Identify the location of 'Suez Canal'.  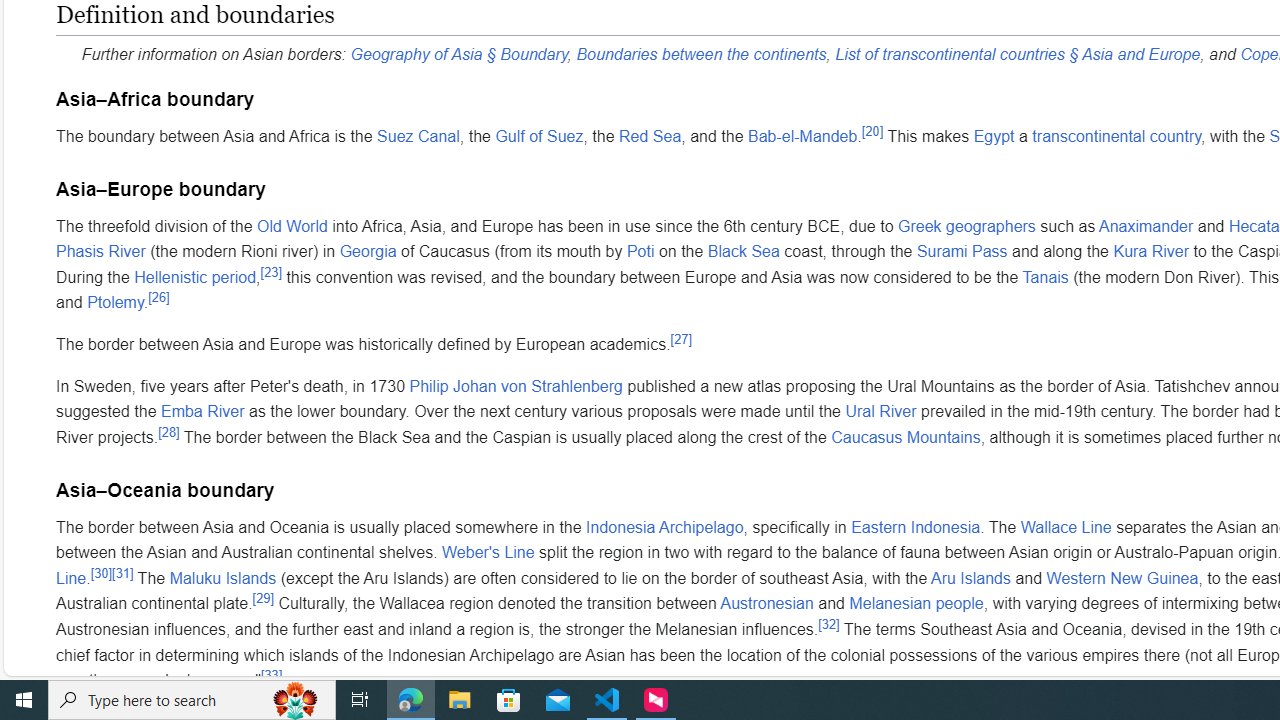
(417, 135).